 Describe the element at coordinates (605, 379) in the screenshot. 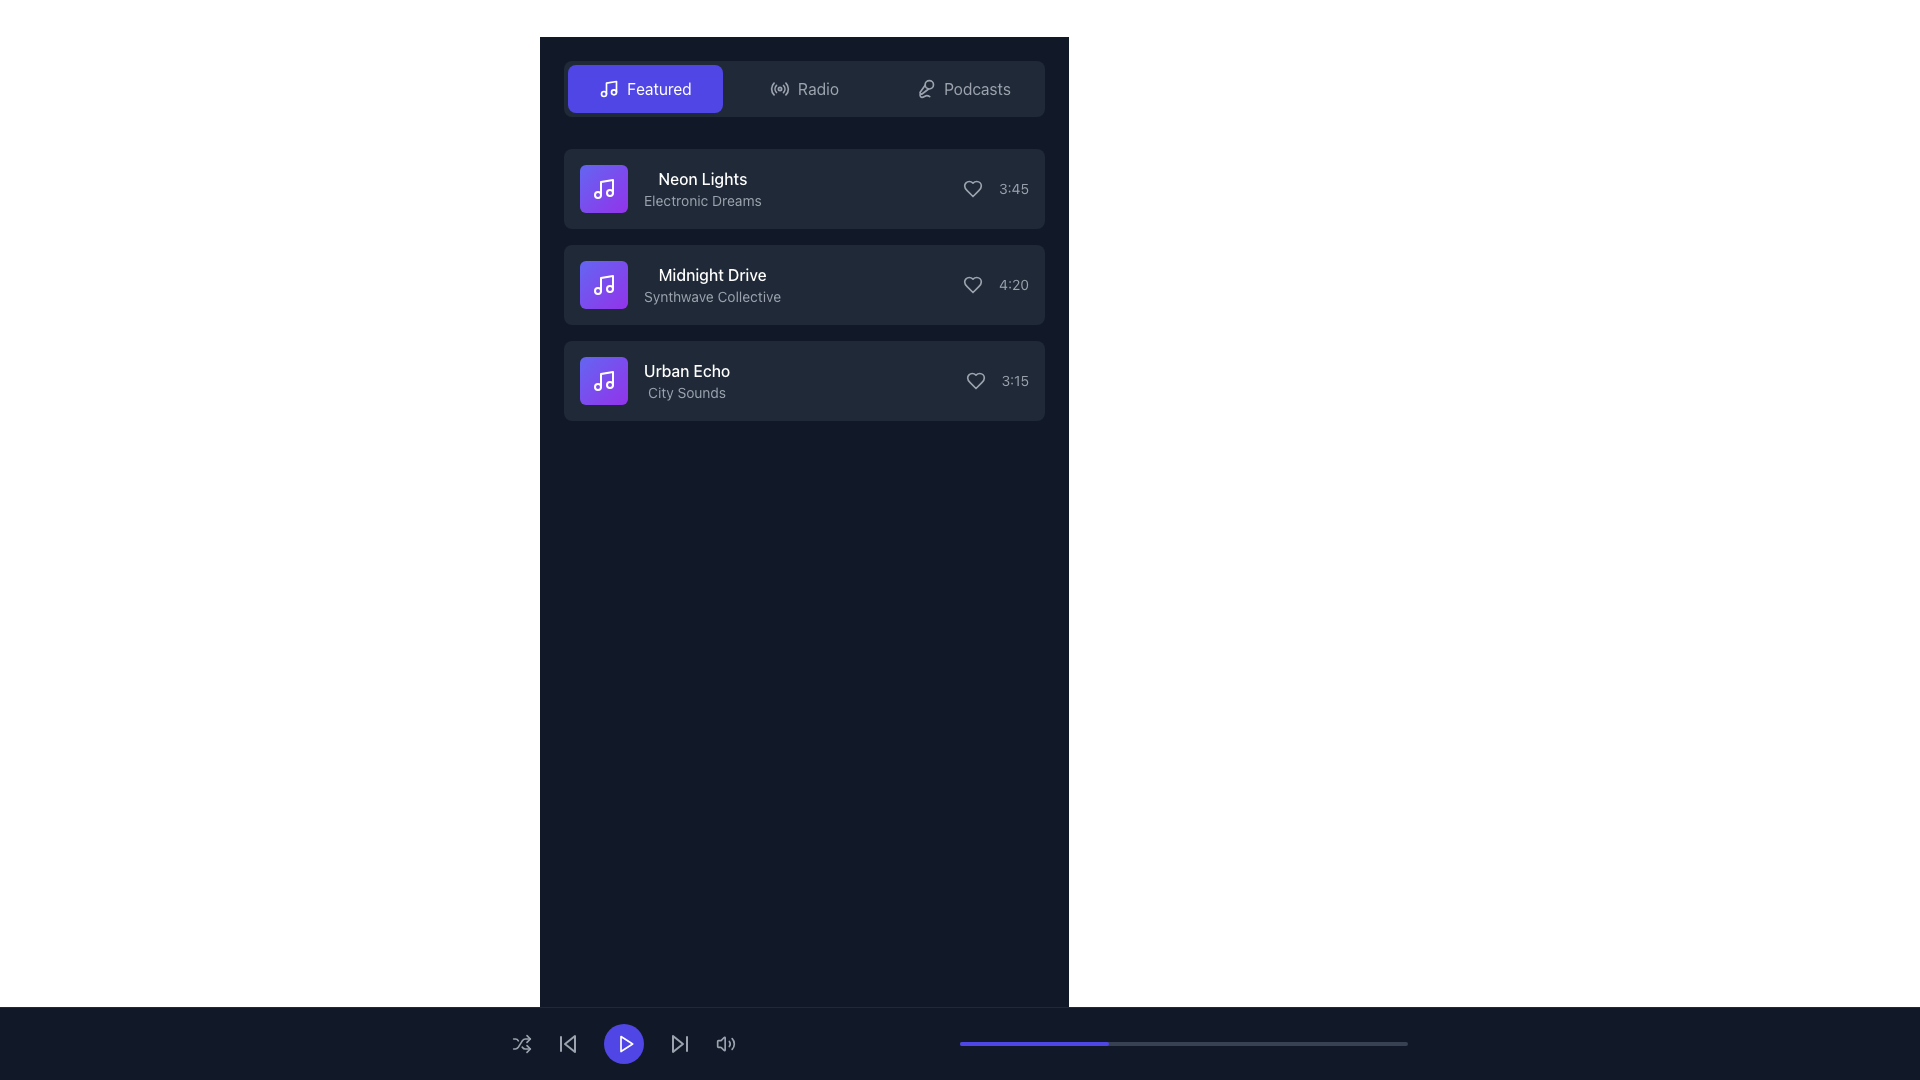

I see `the musical note icon representing the audio file 'Urban Echo', which is located towards the bottom of the list of icons` at that location.